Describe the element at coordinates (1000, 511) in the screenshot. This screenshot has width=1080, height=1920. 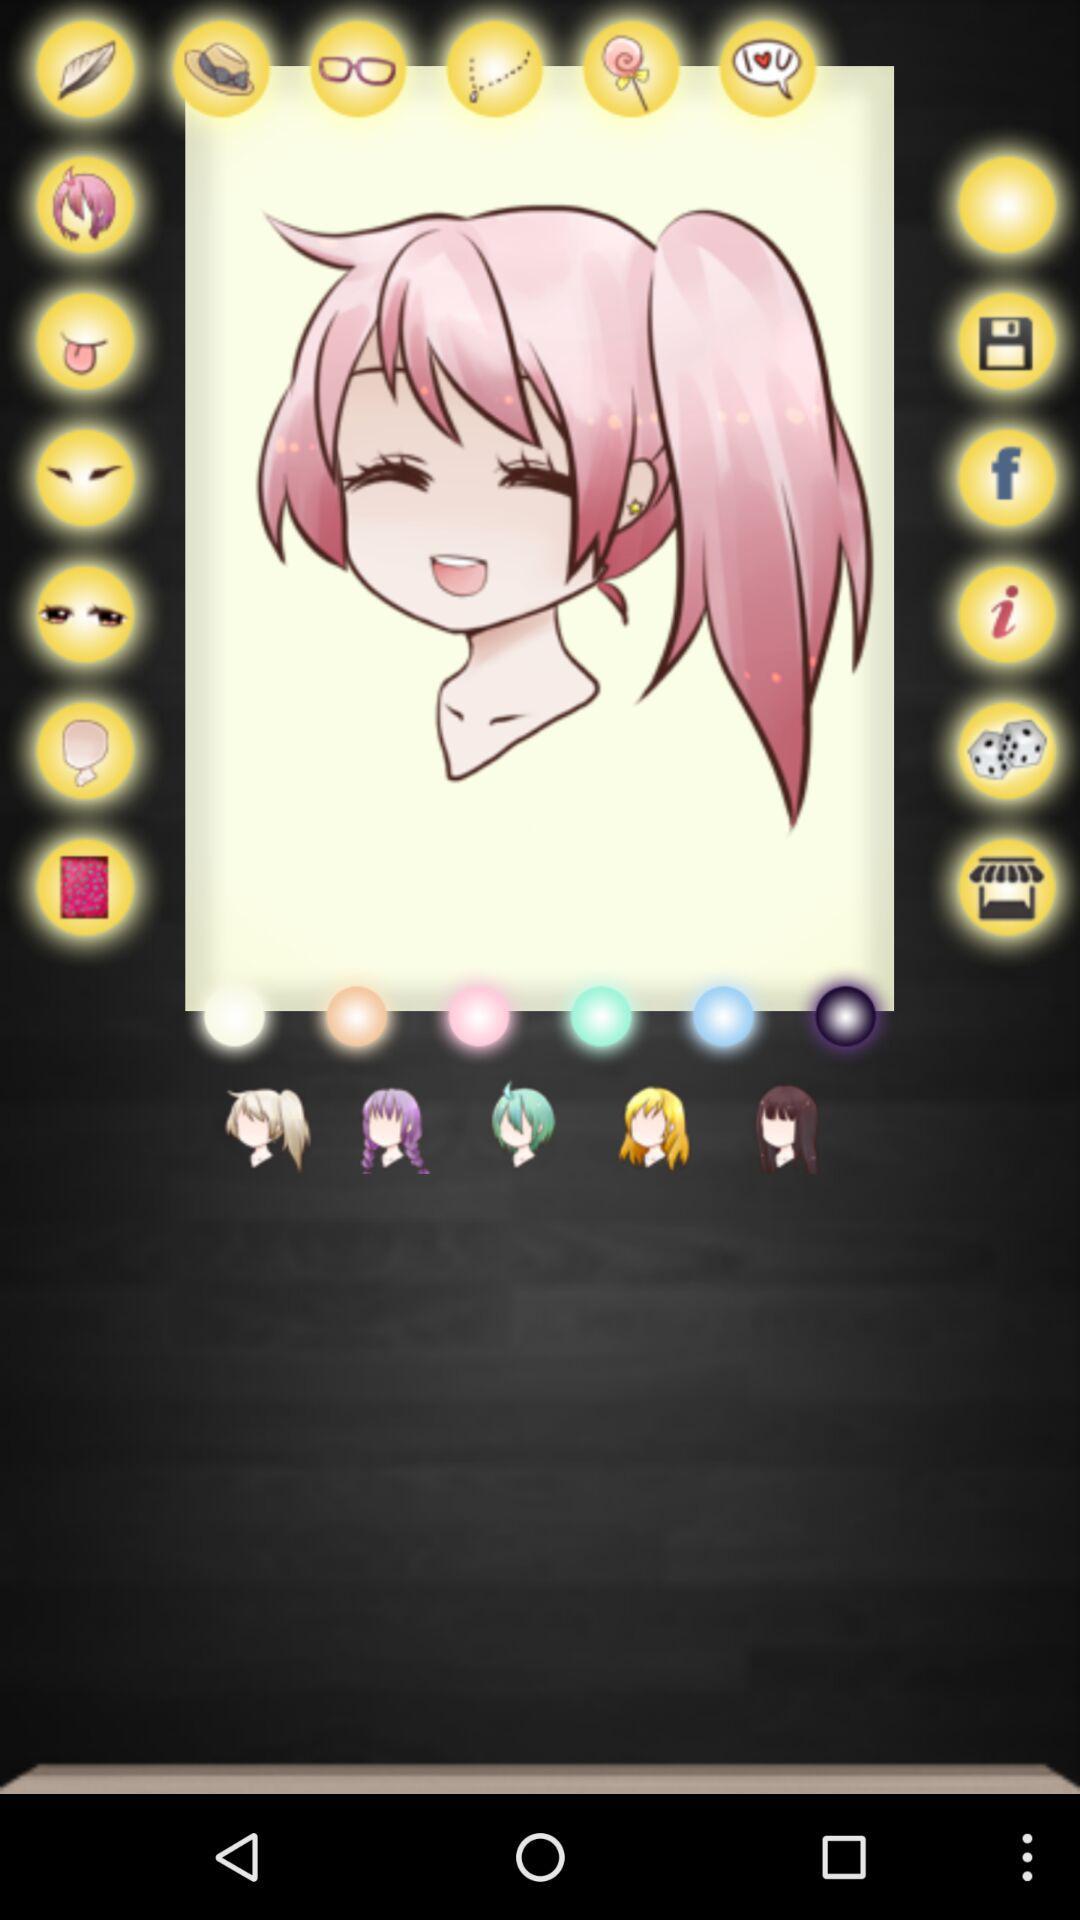
I see `the facebook icon` at that location.